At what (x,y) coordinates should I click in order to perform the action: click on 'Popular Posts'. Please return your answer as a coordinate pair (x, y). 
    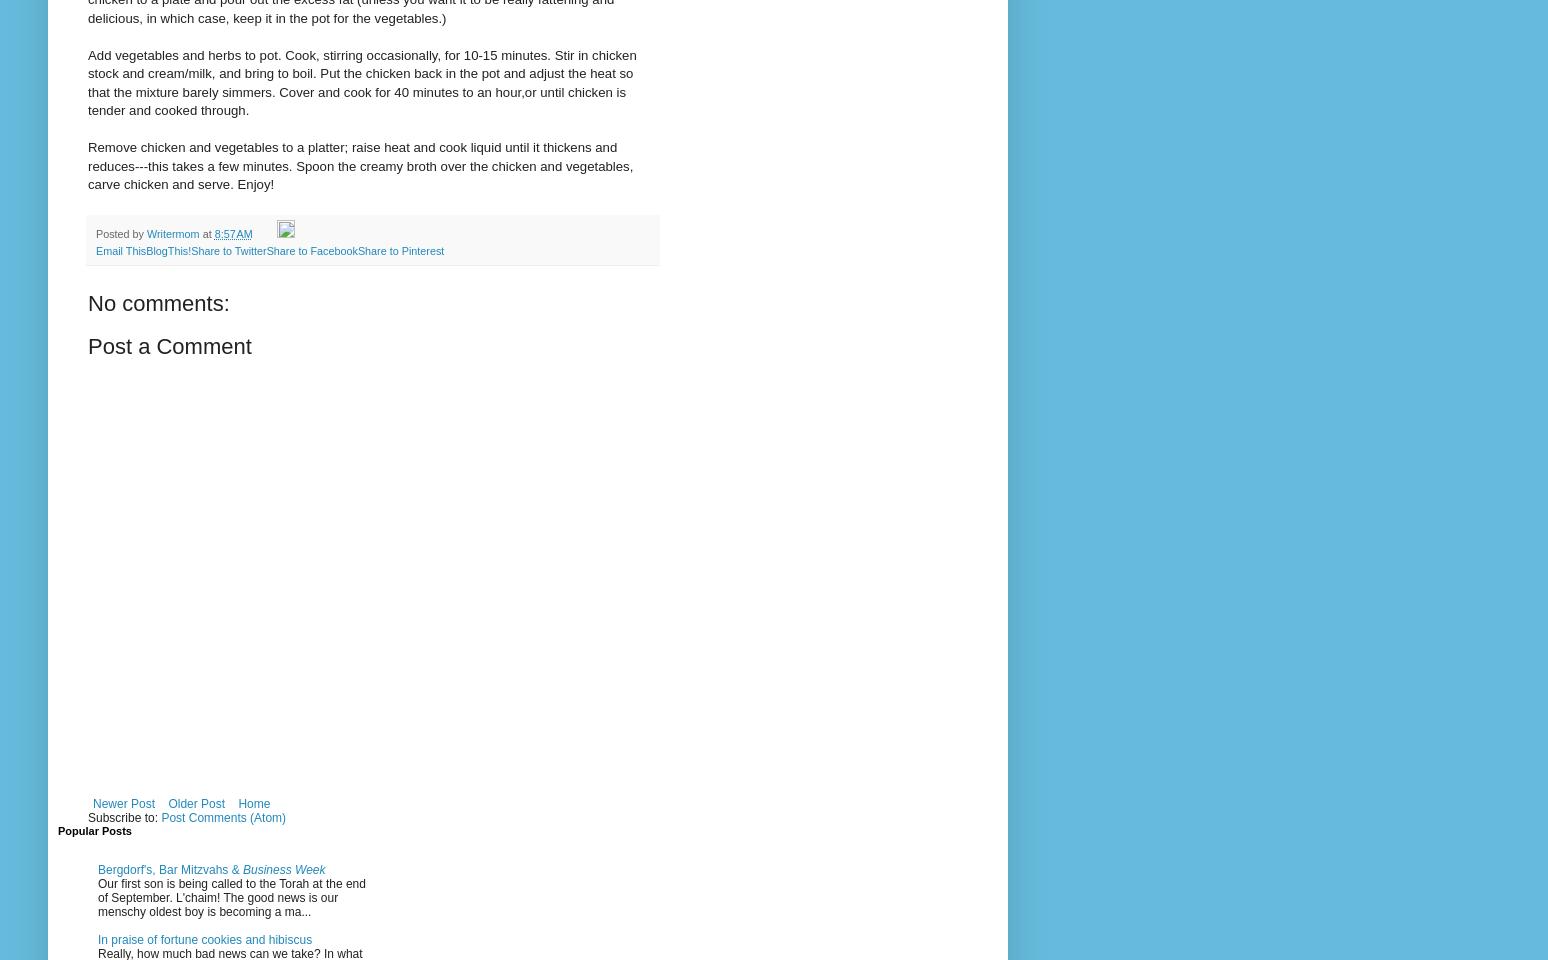
    Looking at the image, I should click on (93, 830).